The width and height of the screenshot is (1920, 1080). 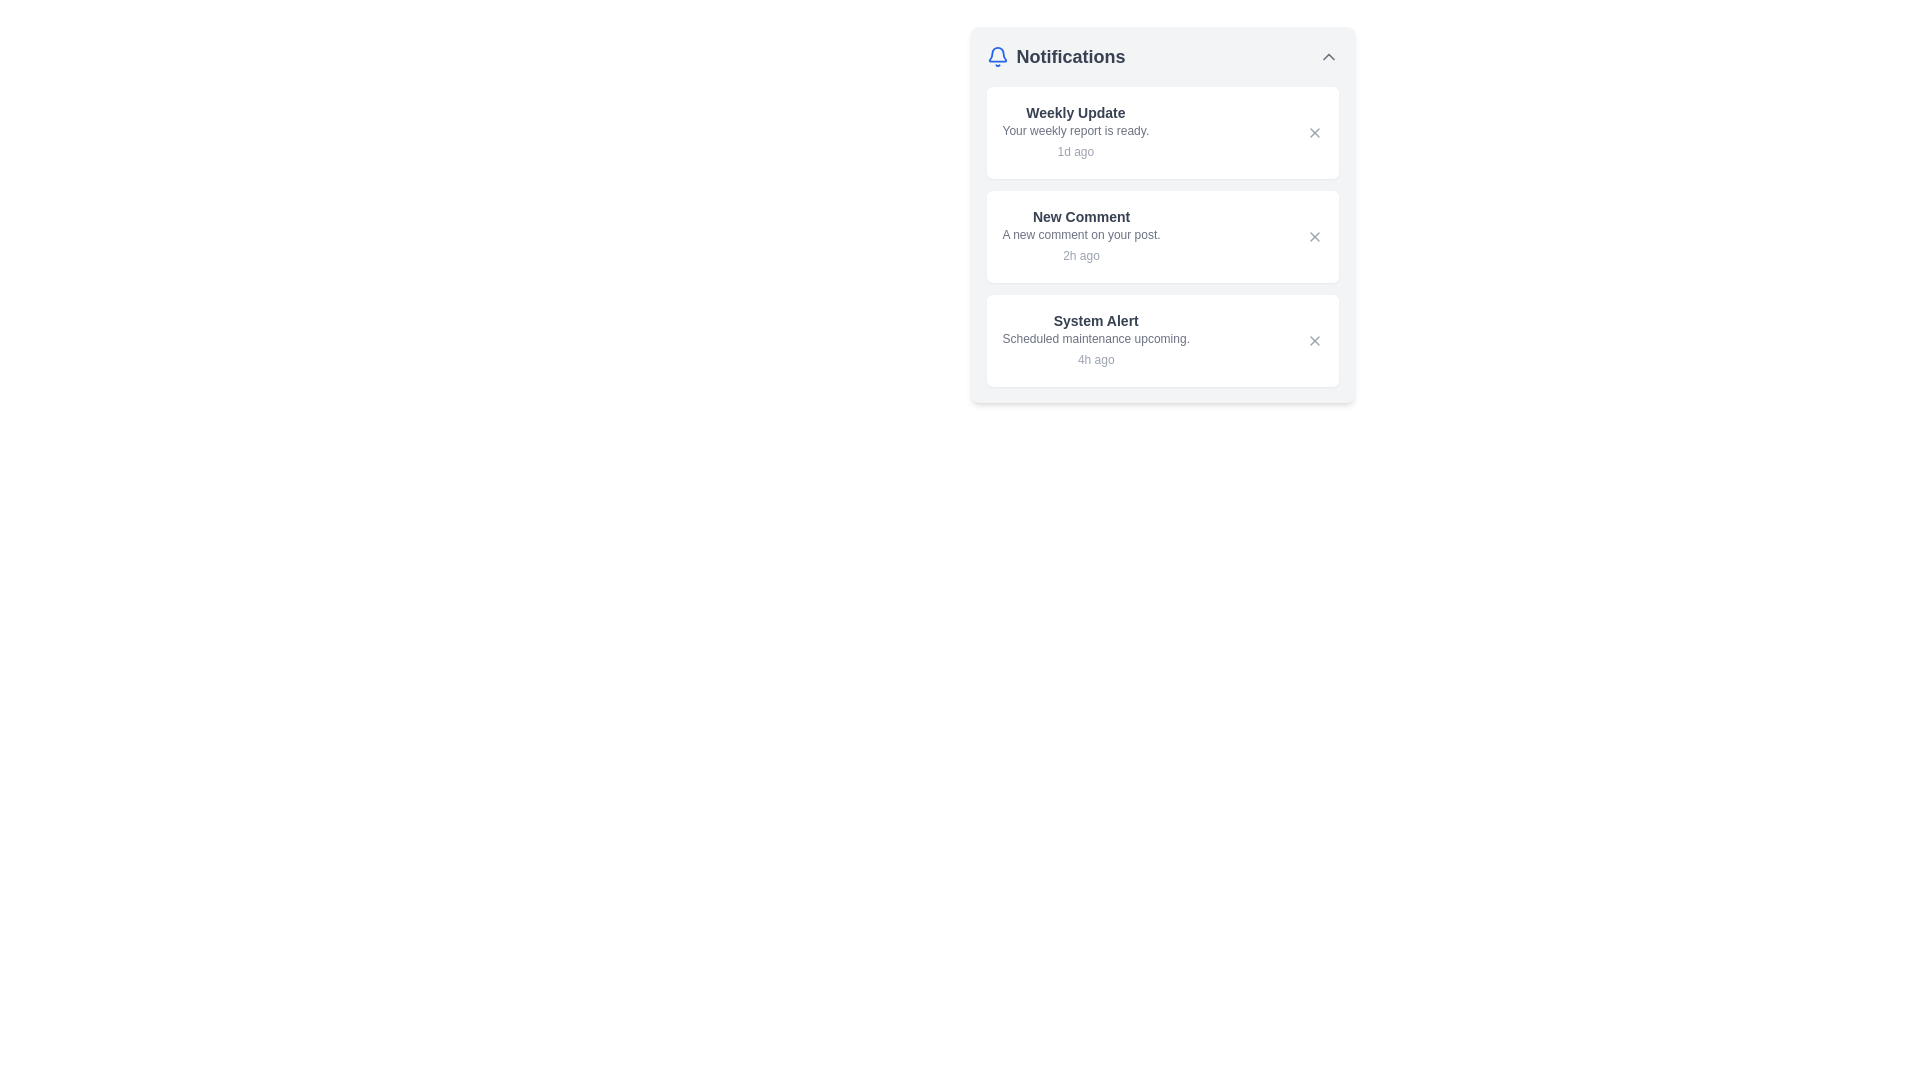 What do you see at coordinates (1074, 150) in the screenshot?
I see `the text label indicating the time elapsed since the 'Weekly Update' notification was generated, located in the lower right corner of the 'Notifications' panel` at bounding box center [1074, 150].